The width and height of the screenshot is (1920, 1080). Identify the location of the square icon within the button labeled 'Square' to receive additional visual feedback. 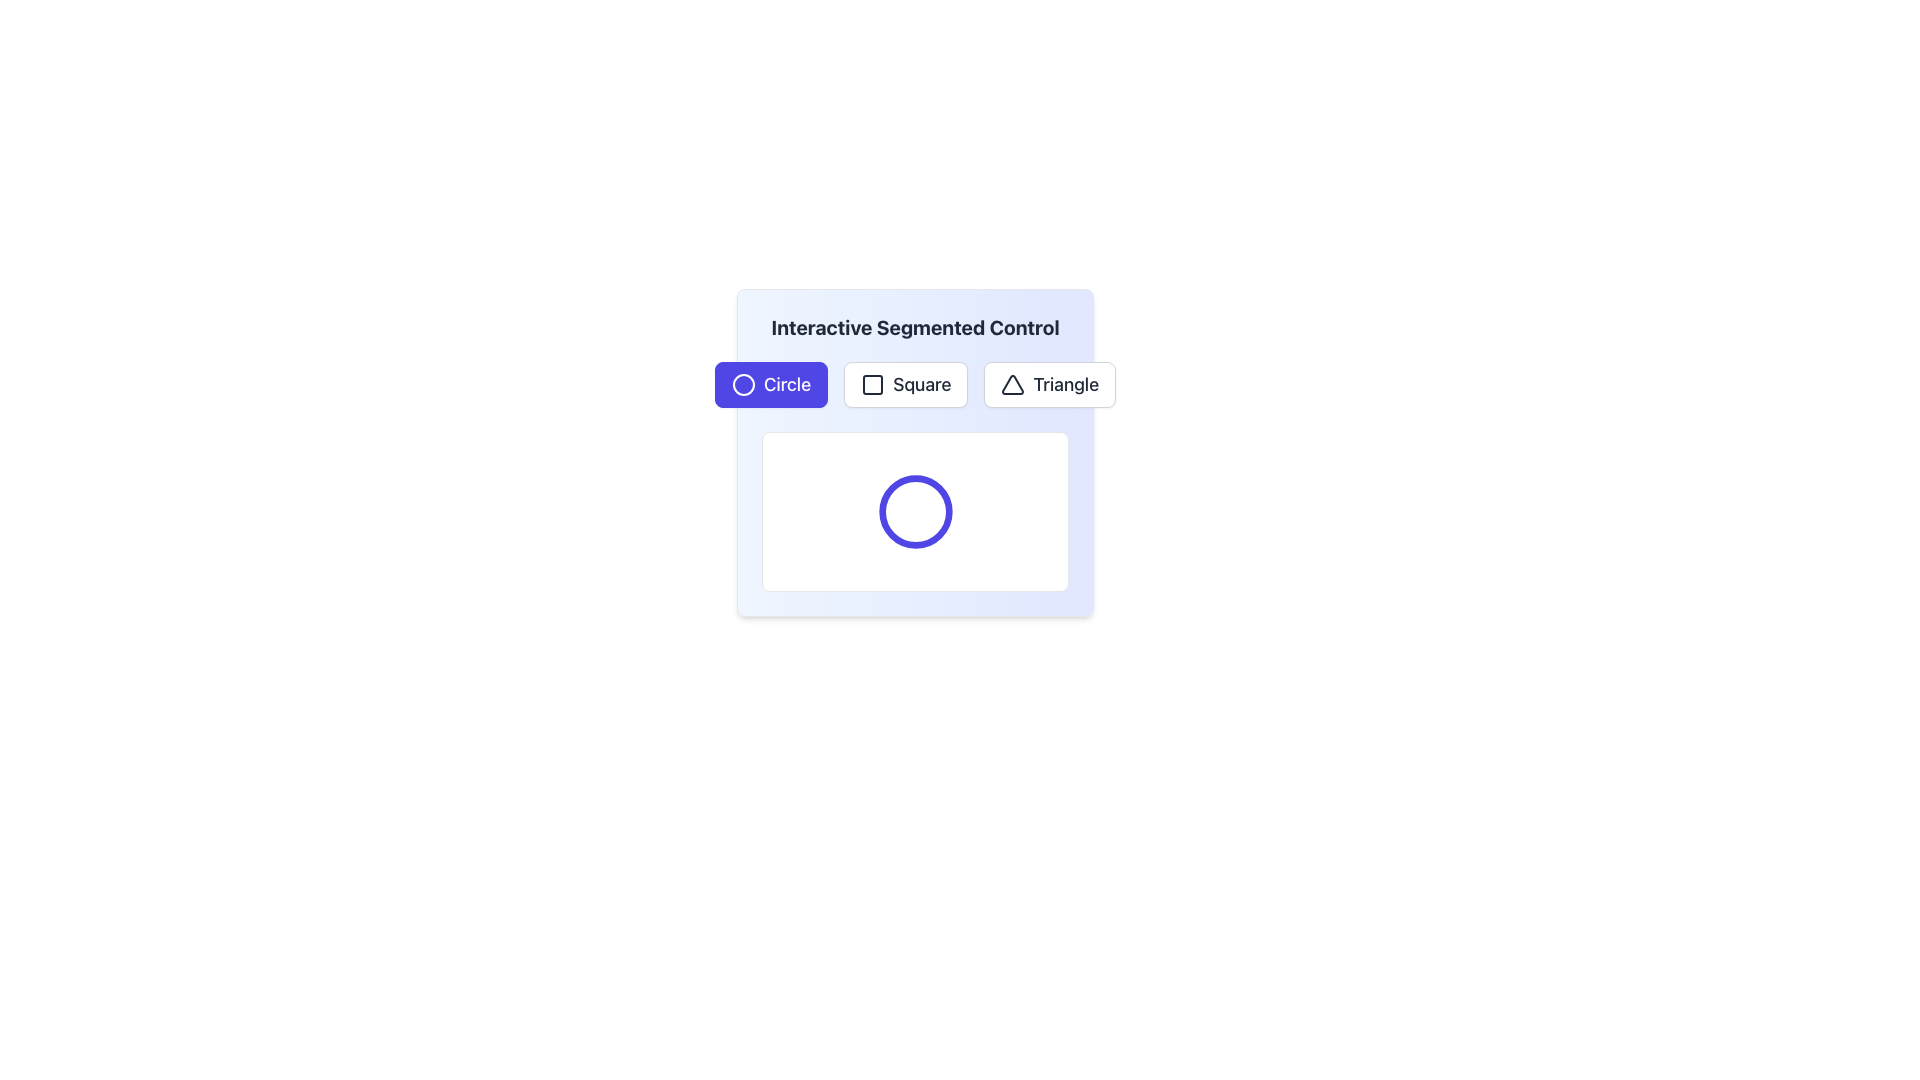
(873, 385).